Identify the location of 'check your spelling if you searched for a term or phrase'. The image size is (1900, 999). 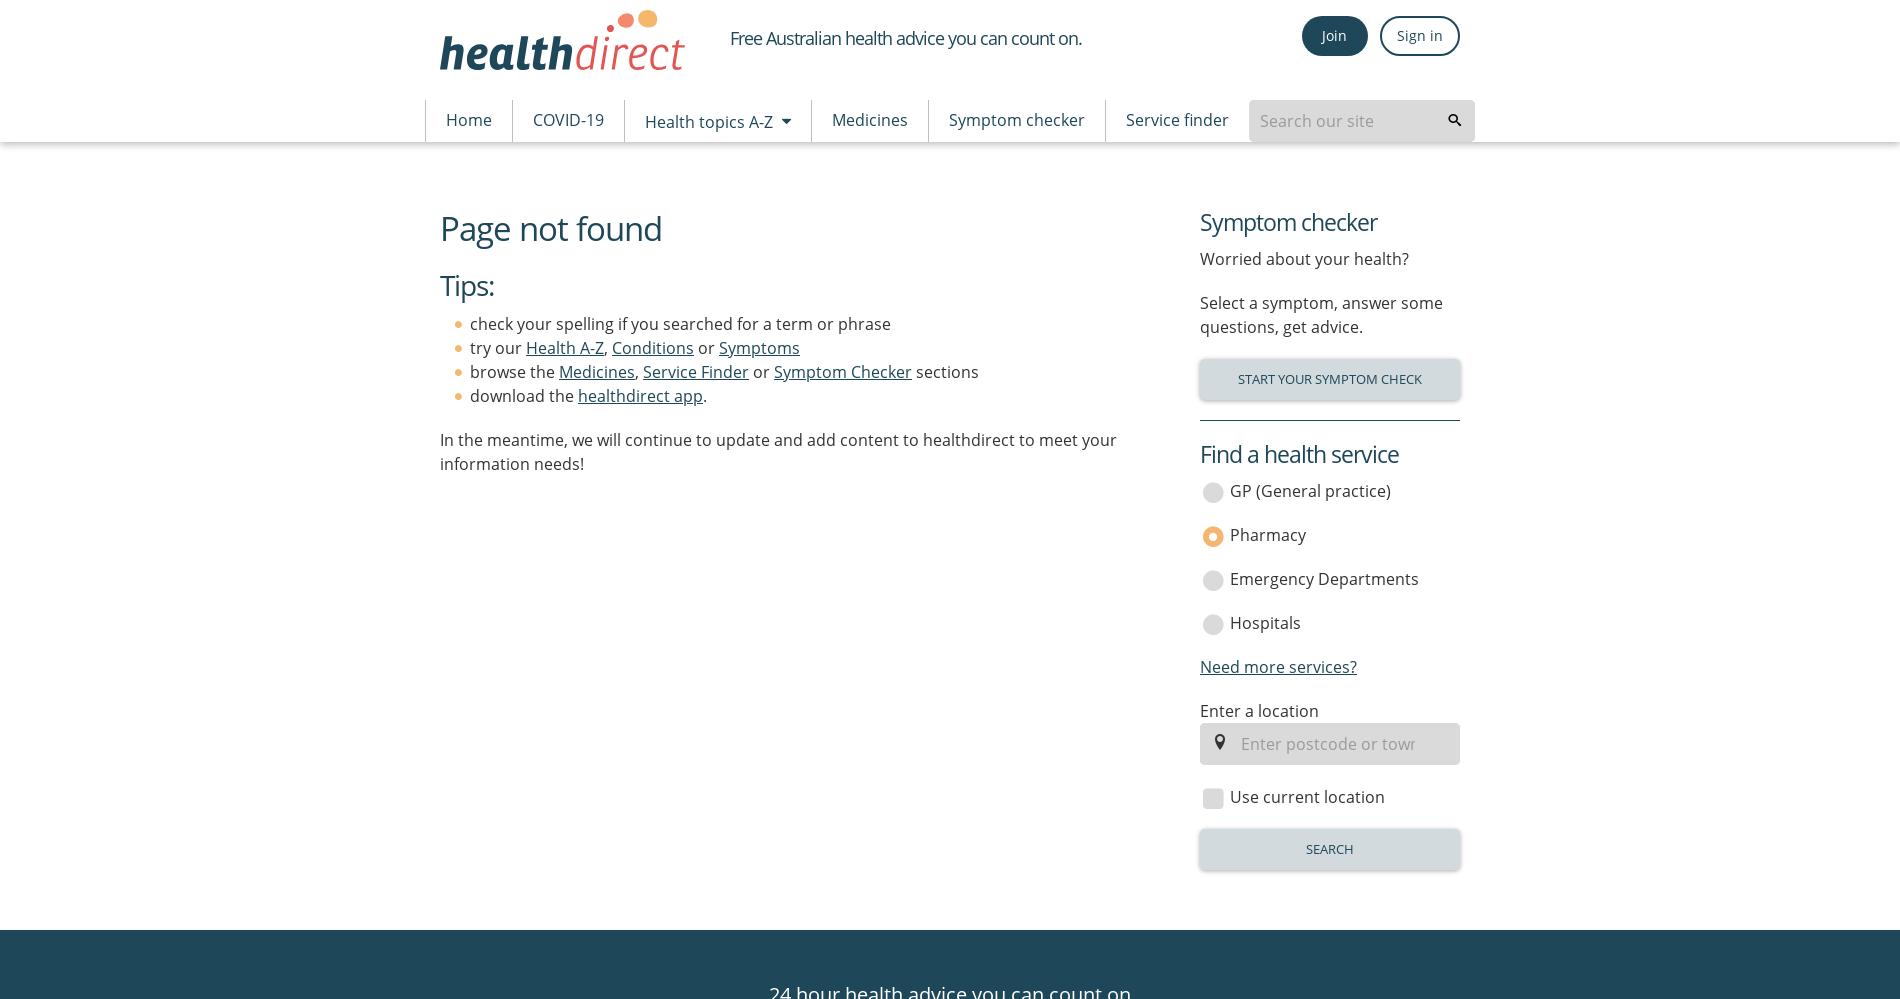
(680, 321).